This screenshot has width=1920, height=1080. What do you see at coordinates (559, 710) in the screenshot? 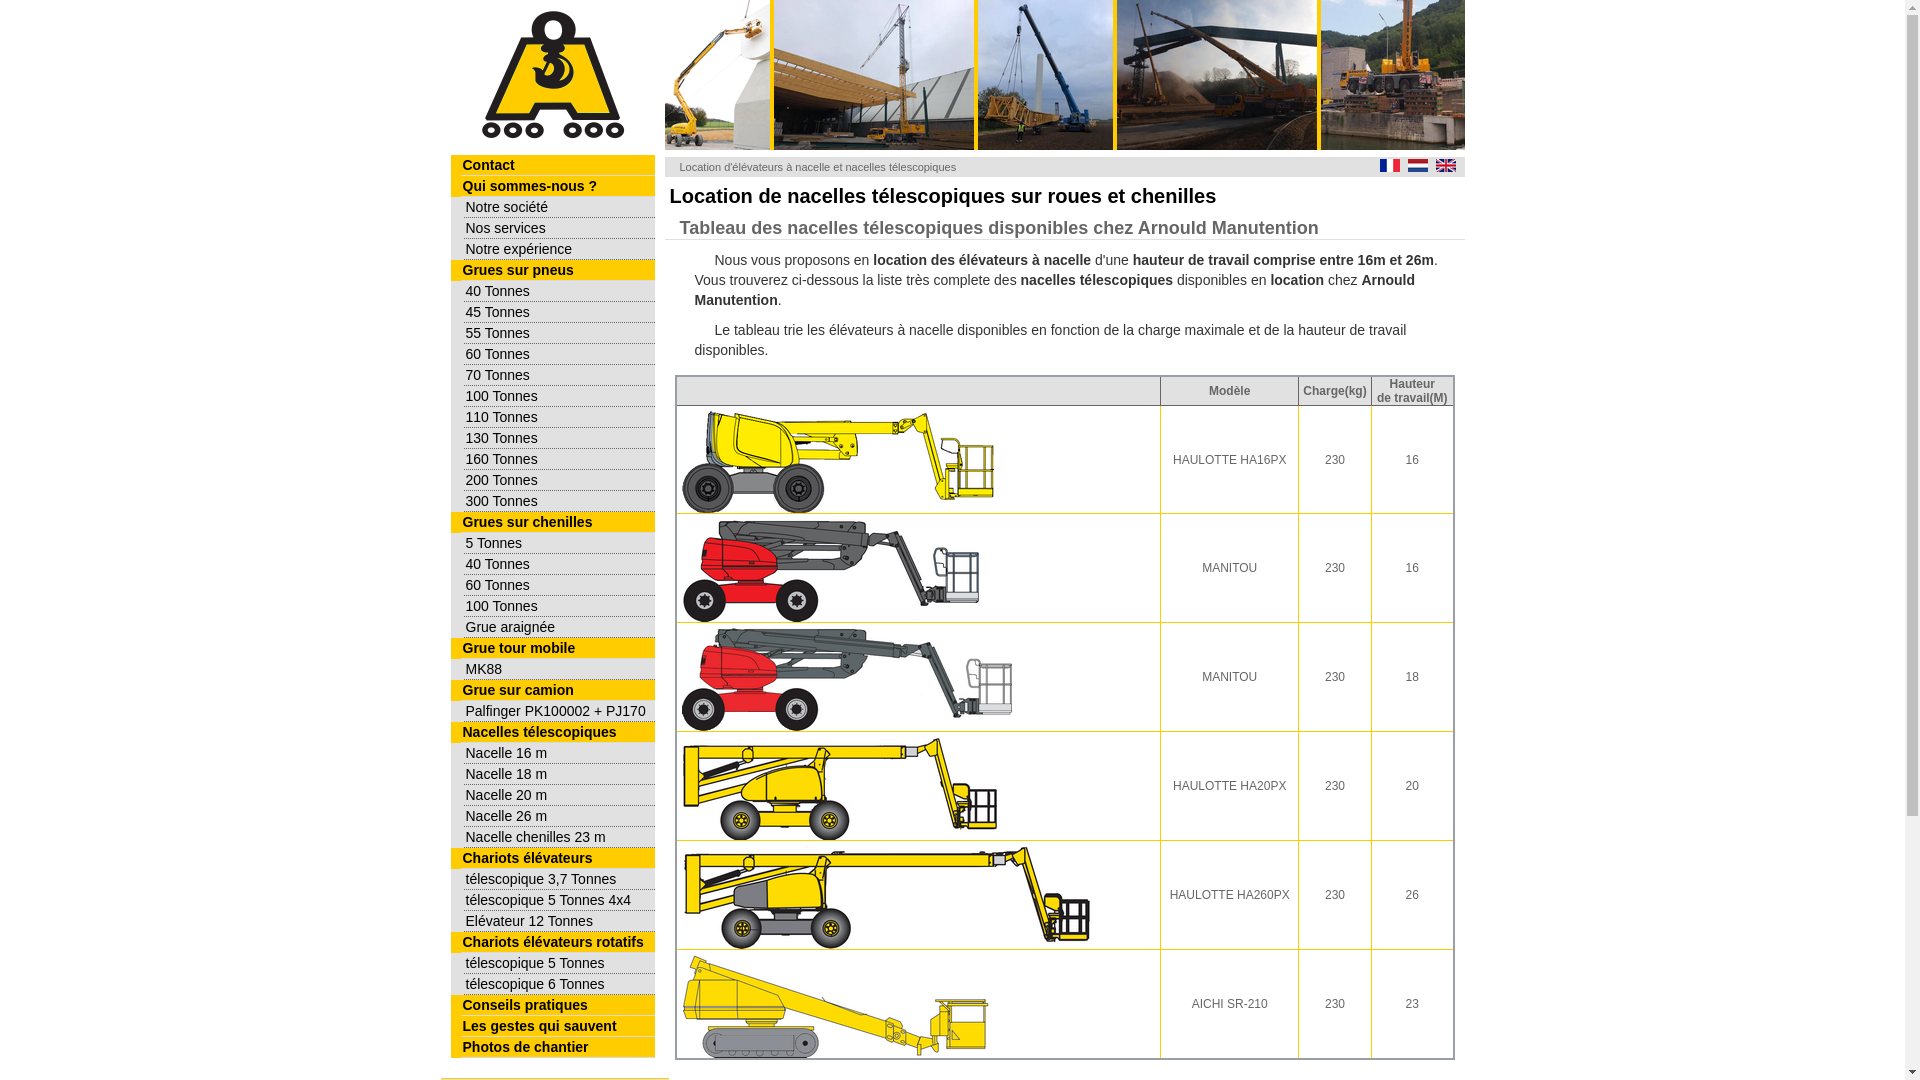
I see `'Palfinger PK100002 + PJ170'` at bounding box center [559, 710].